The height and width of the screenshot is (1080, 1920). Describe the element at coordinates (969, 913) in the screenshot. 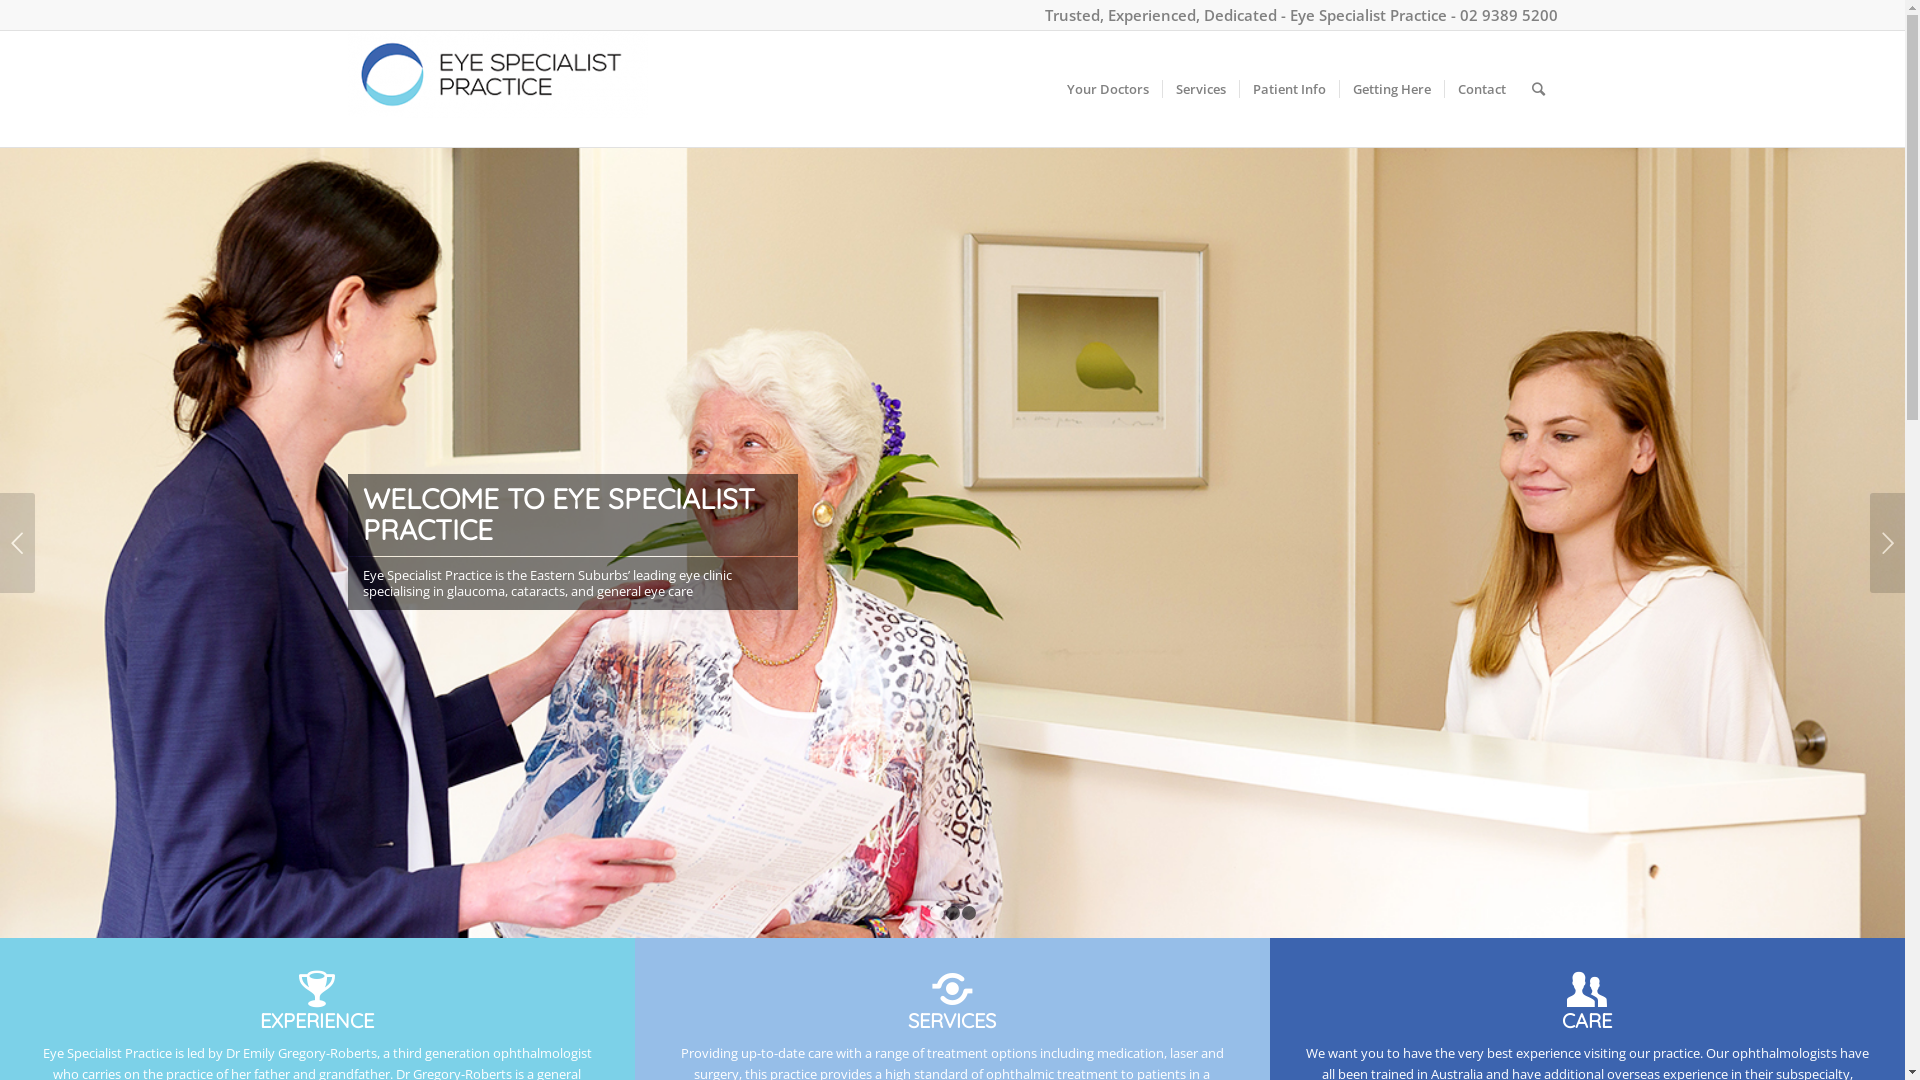

I see `'3'` at that location.